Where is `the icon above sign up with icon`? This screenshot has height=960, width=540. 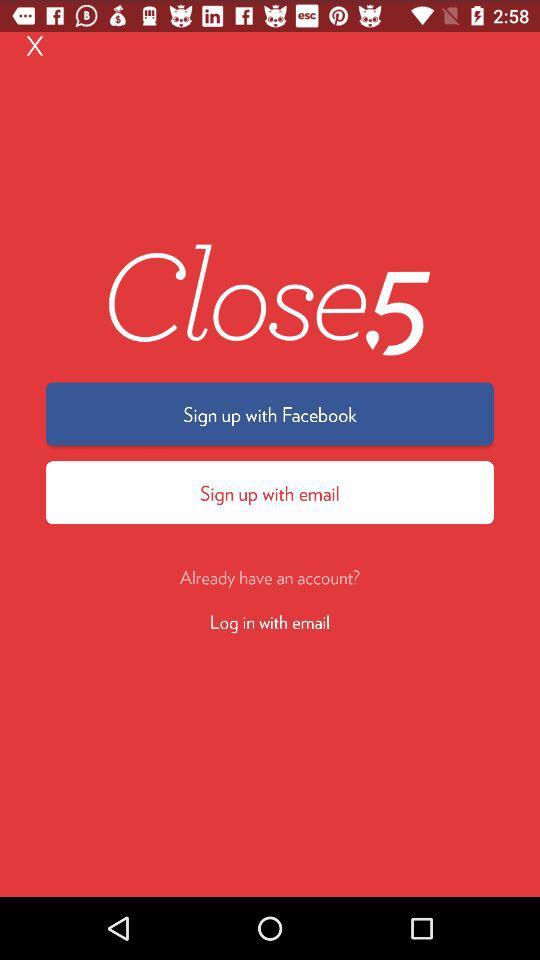
the icon above sign up with icon is located at coordinates (35, 43).